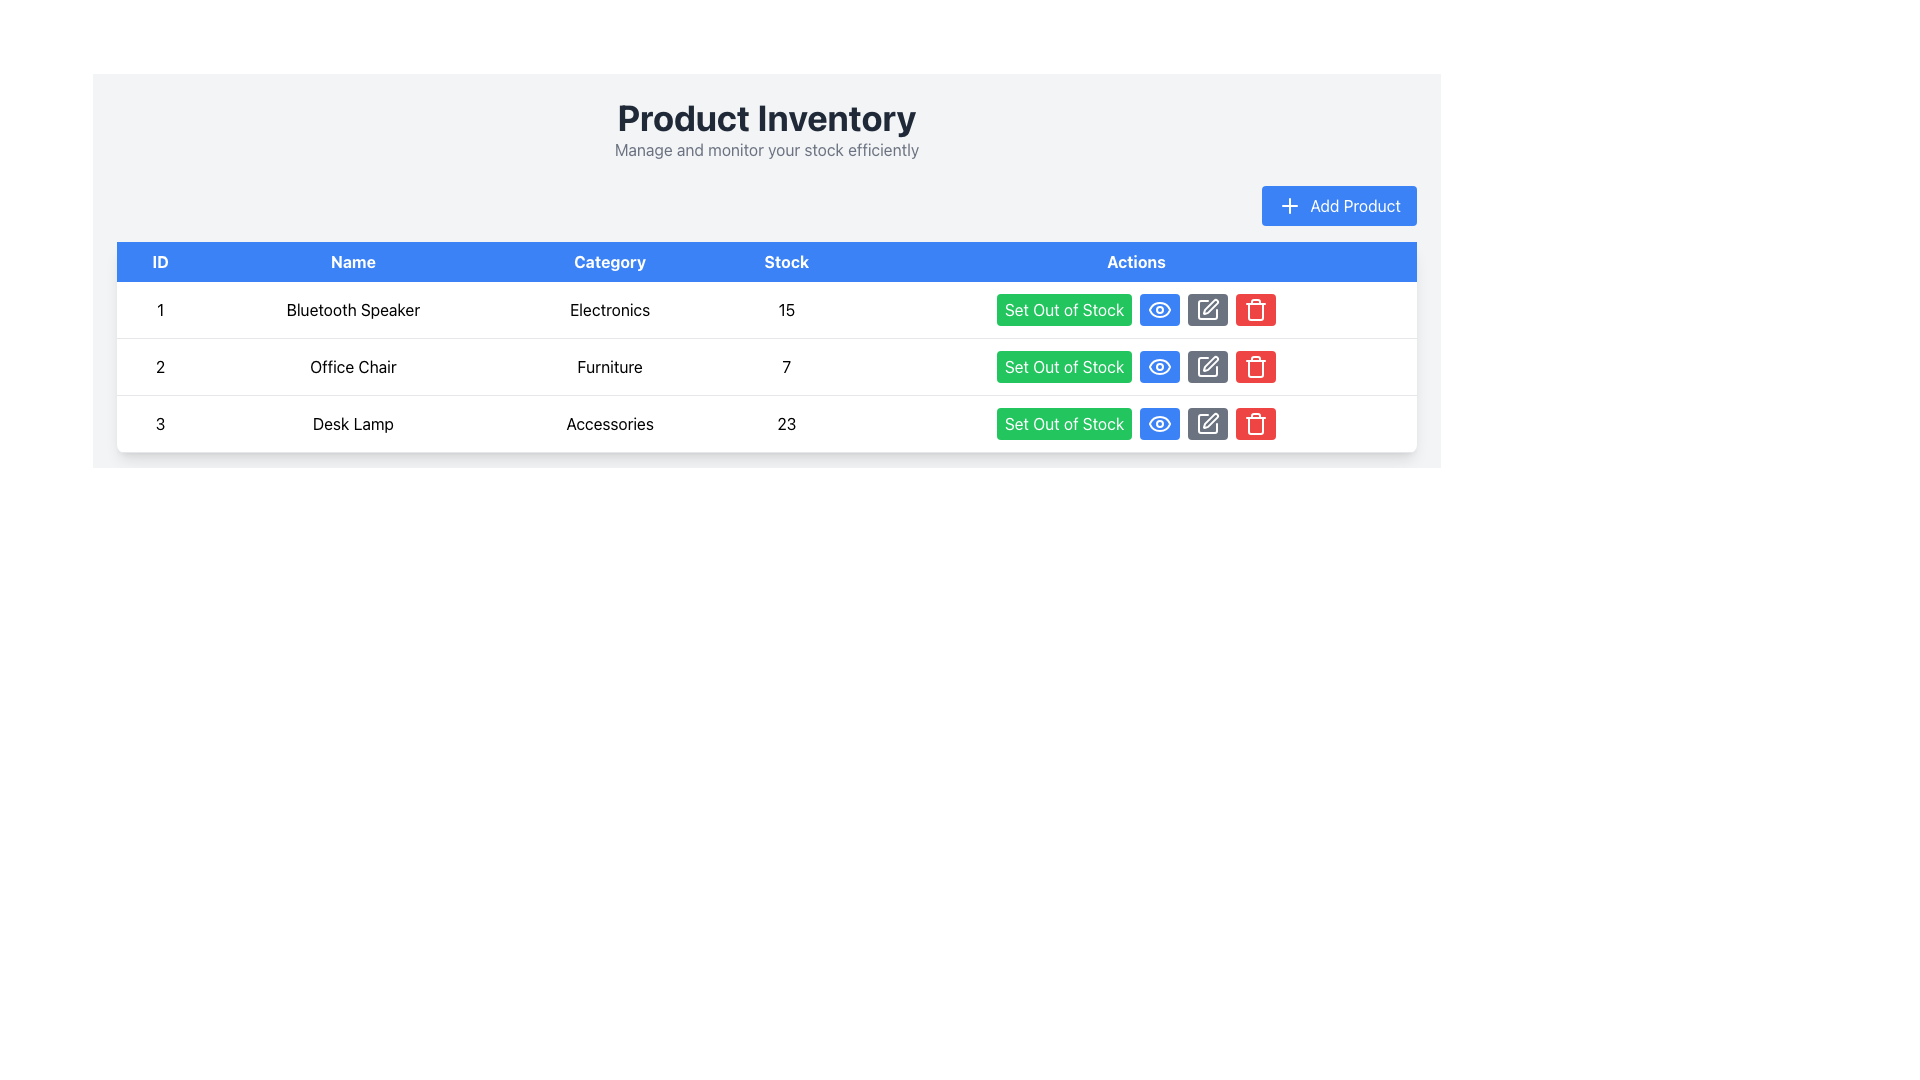 The width and height of the screenshot is (1920, 1080). What do you see at coordinates (1207, 309) in the screenshot?
I see `the edit button located in the 'Actions' column of the product table in the third row` at bounding box center [1207, 309].